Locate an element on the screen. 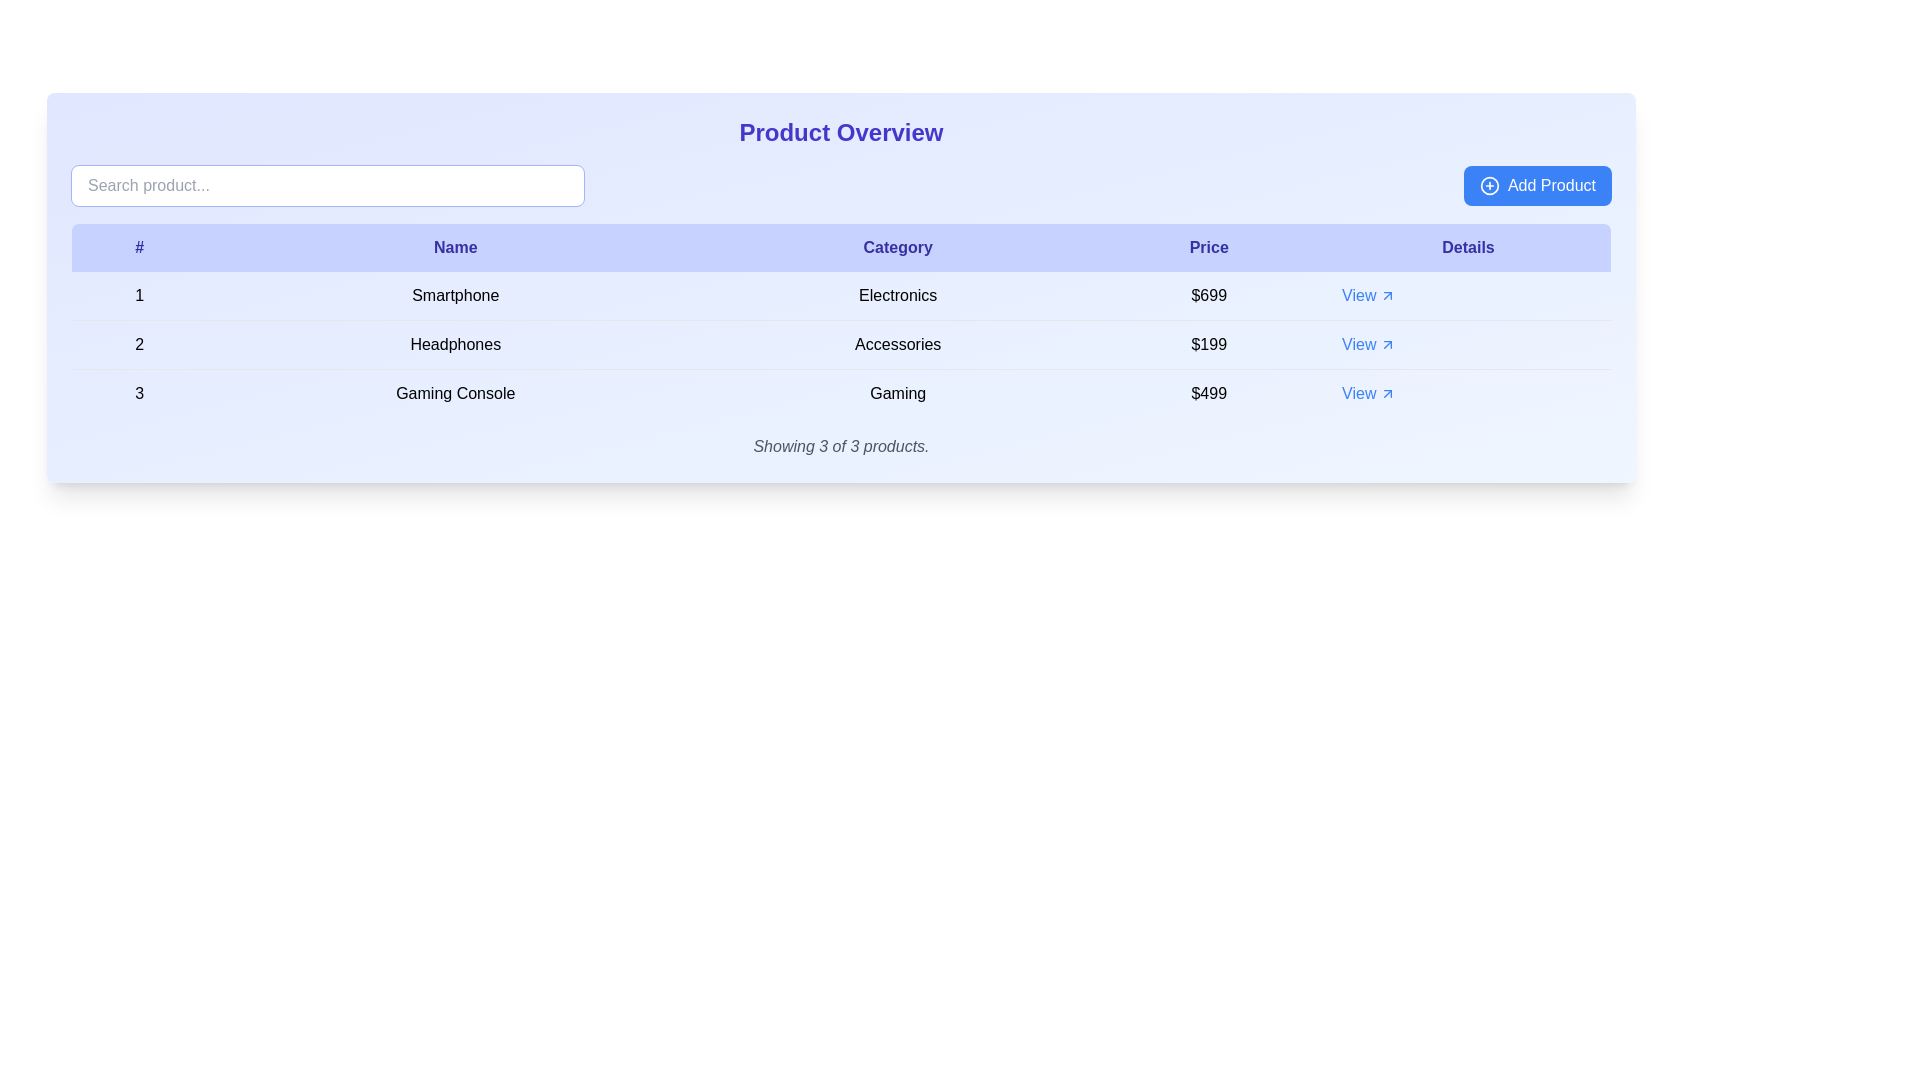 Image resolution: width=1920 pixels, height=1080 pixels. text display component showing the number '1' located in the first column of the table, positioned at the top-left corner, with padding for clarity is located at coordinates (138, 296).